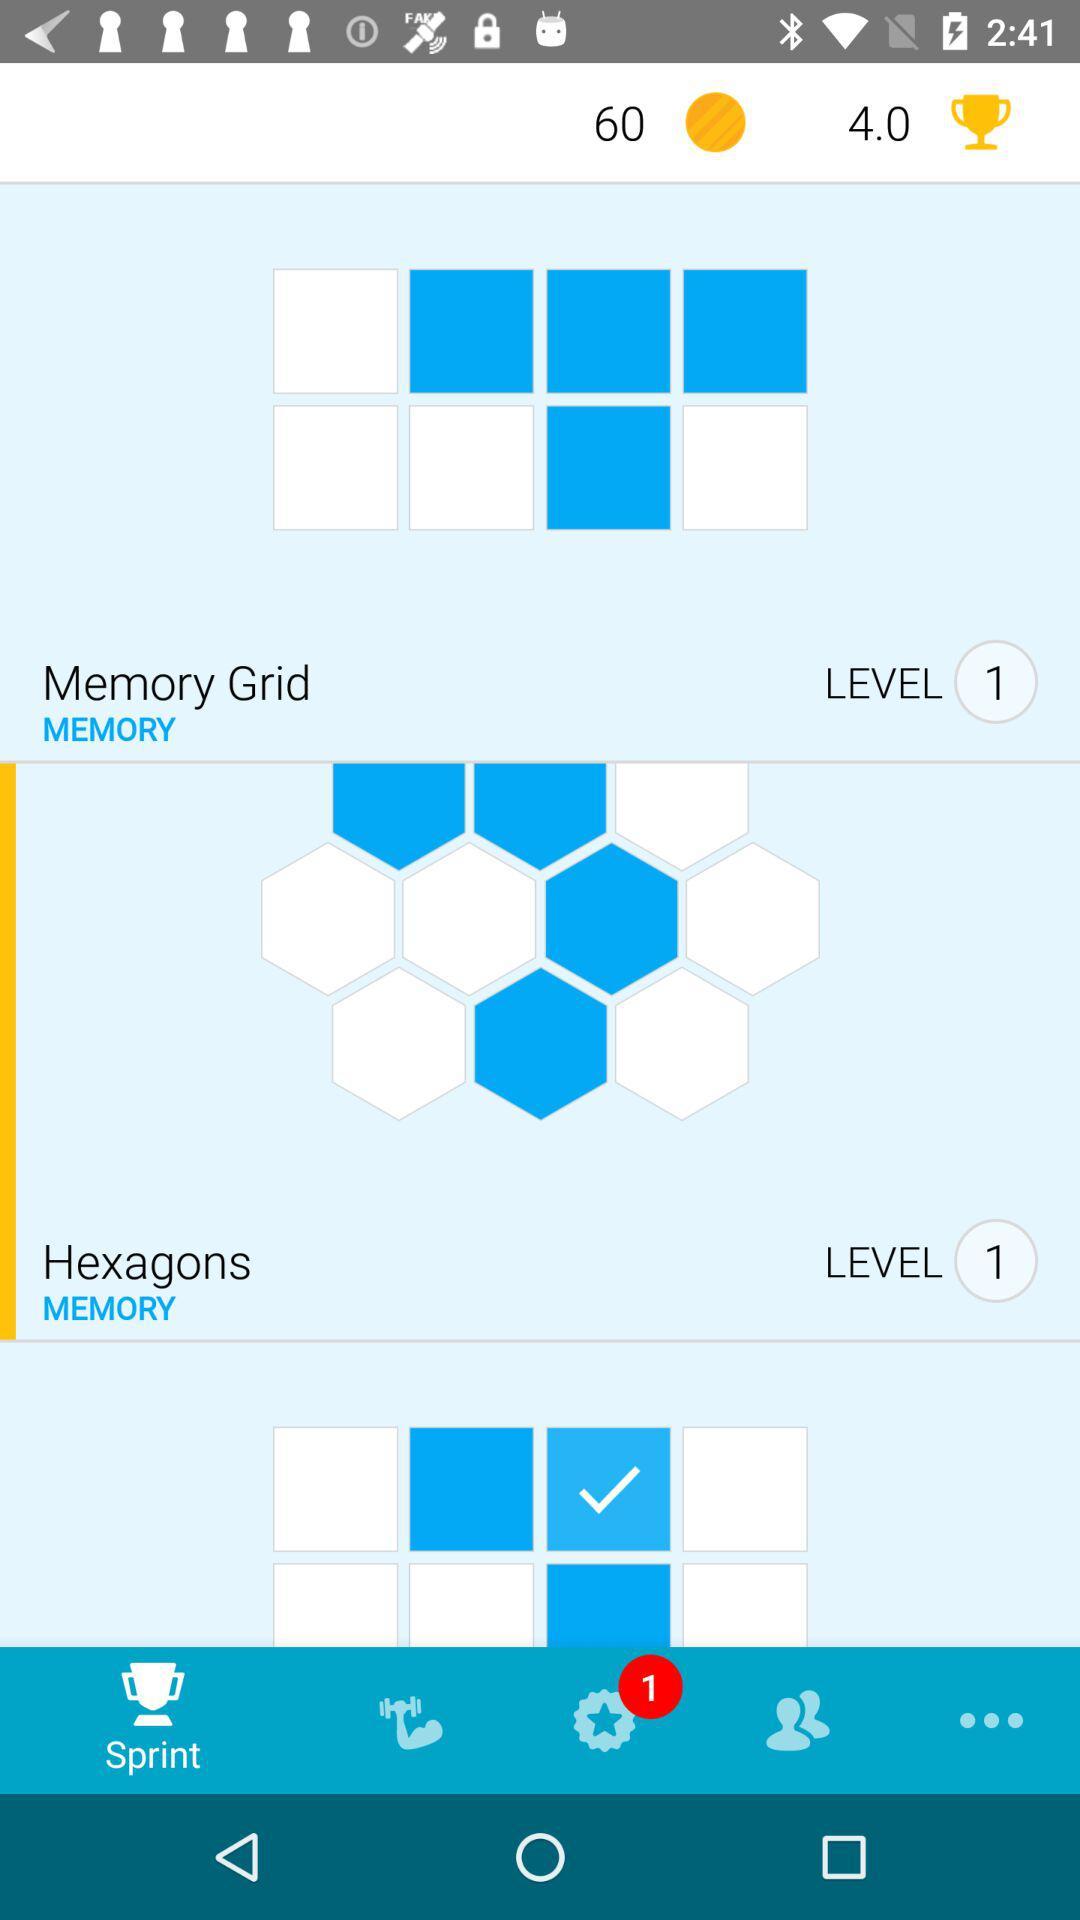 The height and width of the screenshot is (1920, 1080). I want to click on the item to the left of the 4.0 item, so click(714, 121).